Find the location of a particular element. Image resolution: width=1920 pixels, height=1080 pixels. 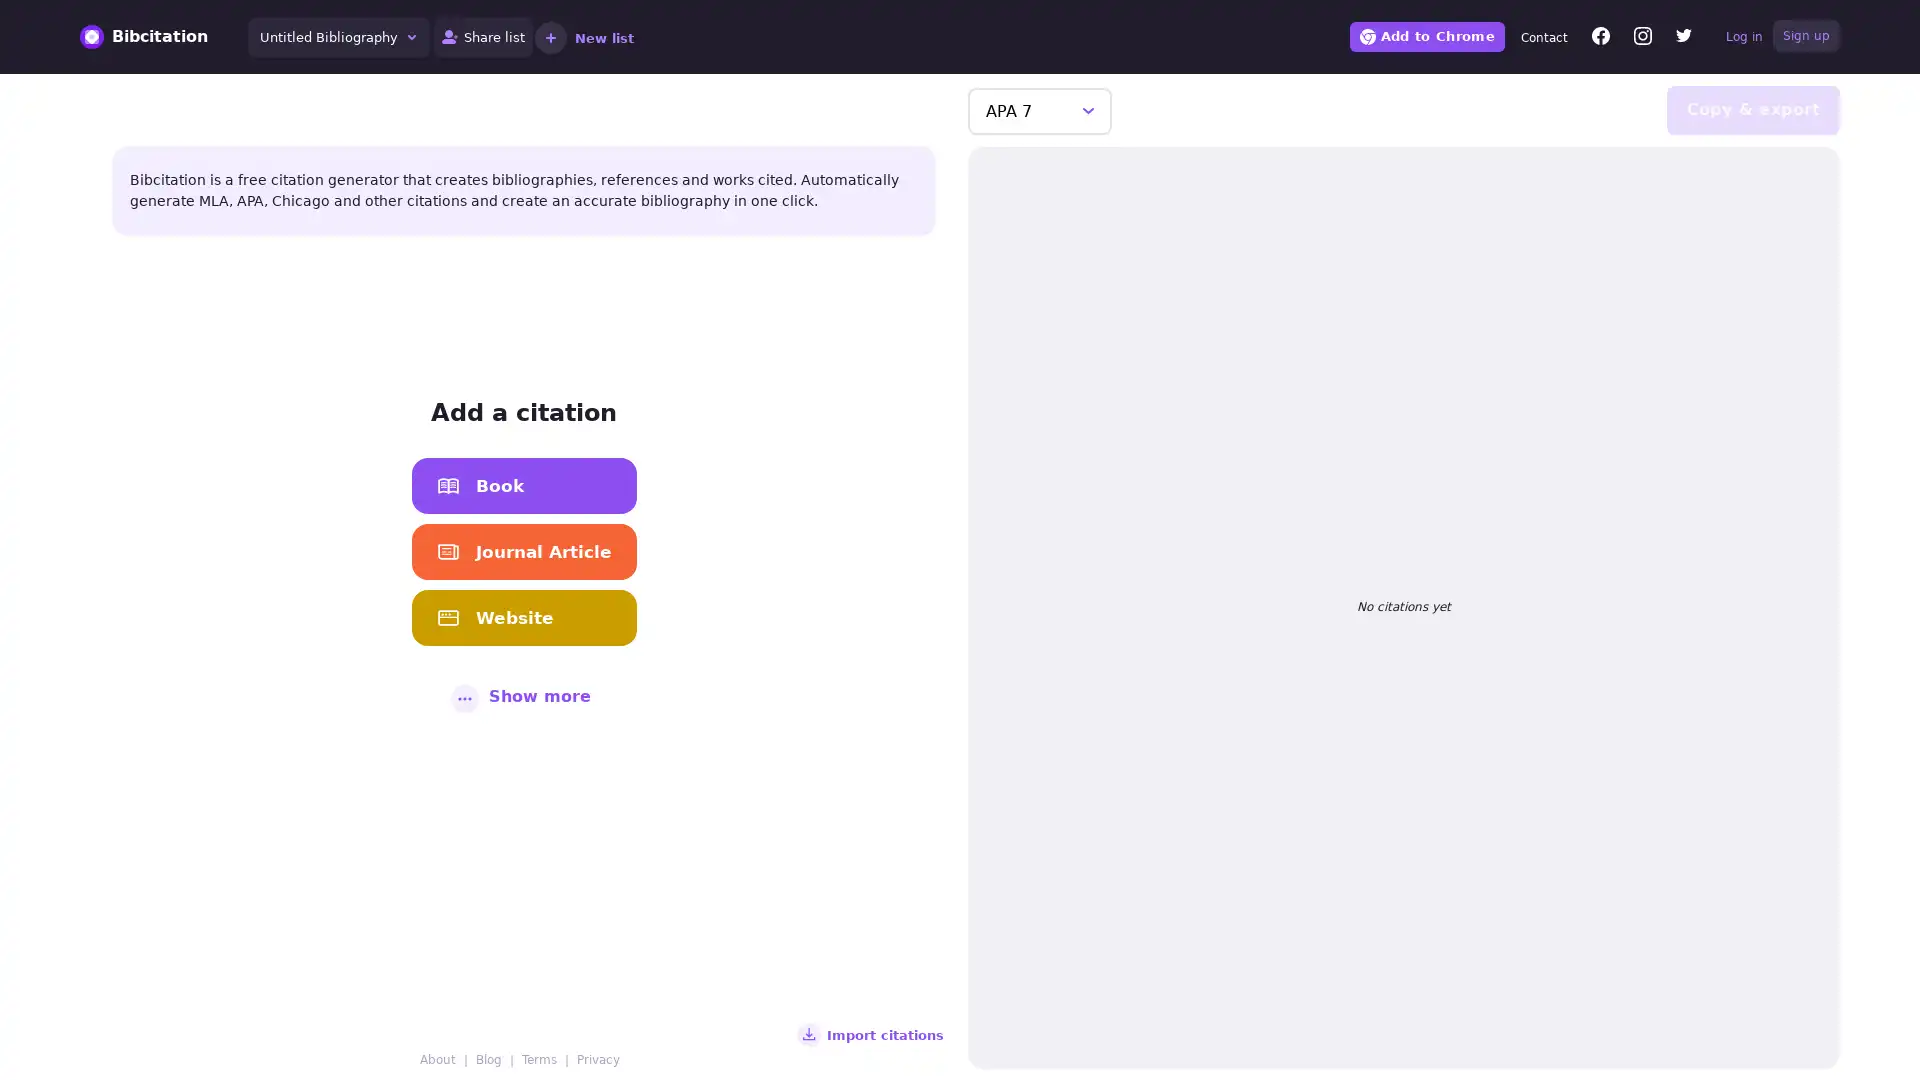

Journal Article is located at coordinates (523, 551).